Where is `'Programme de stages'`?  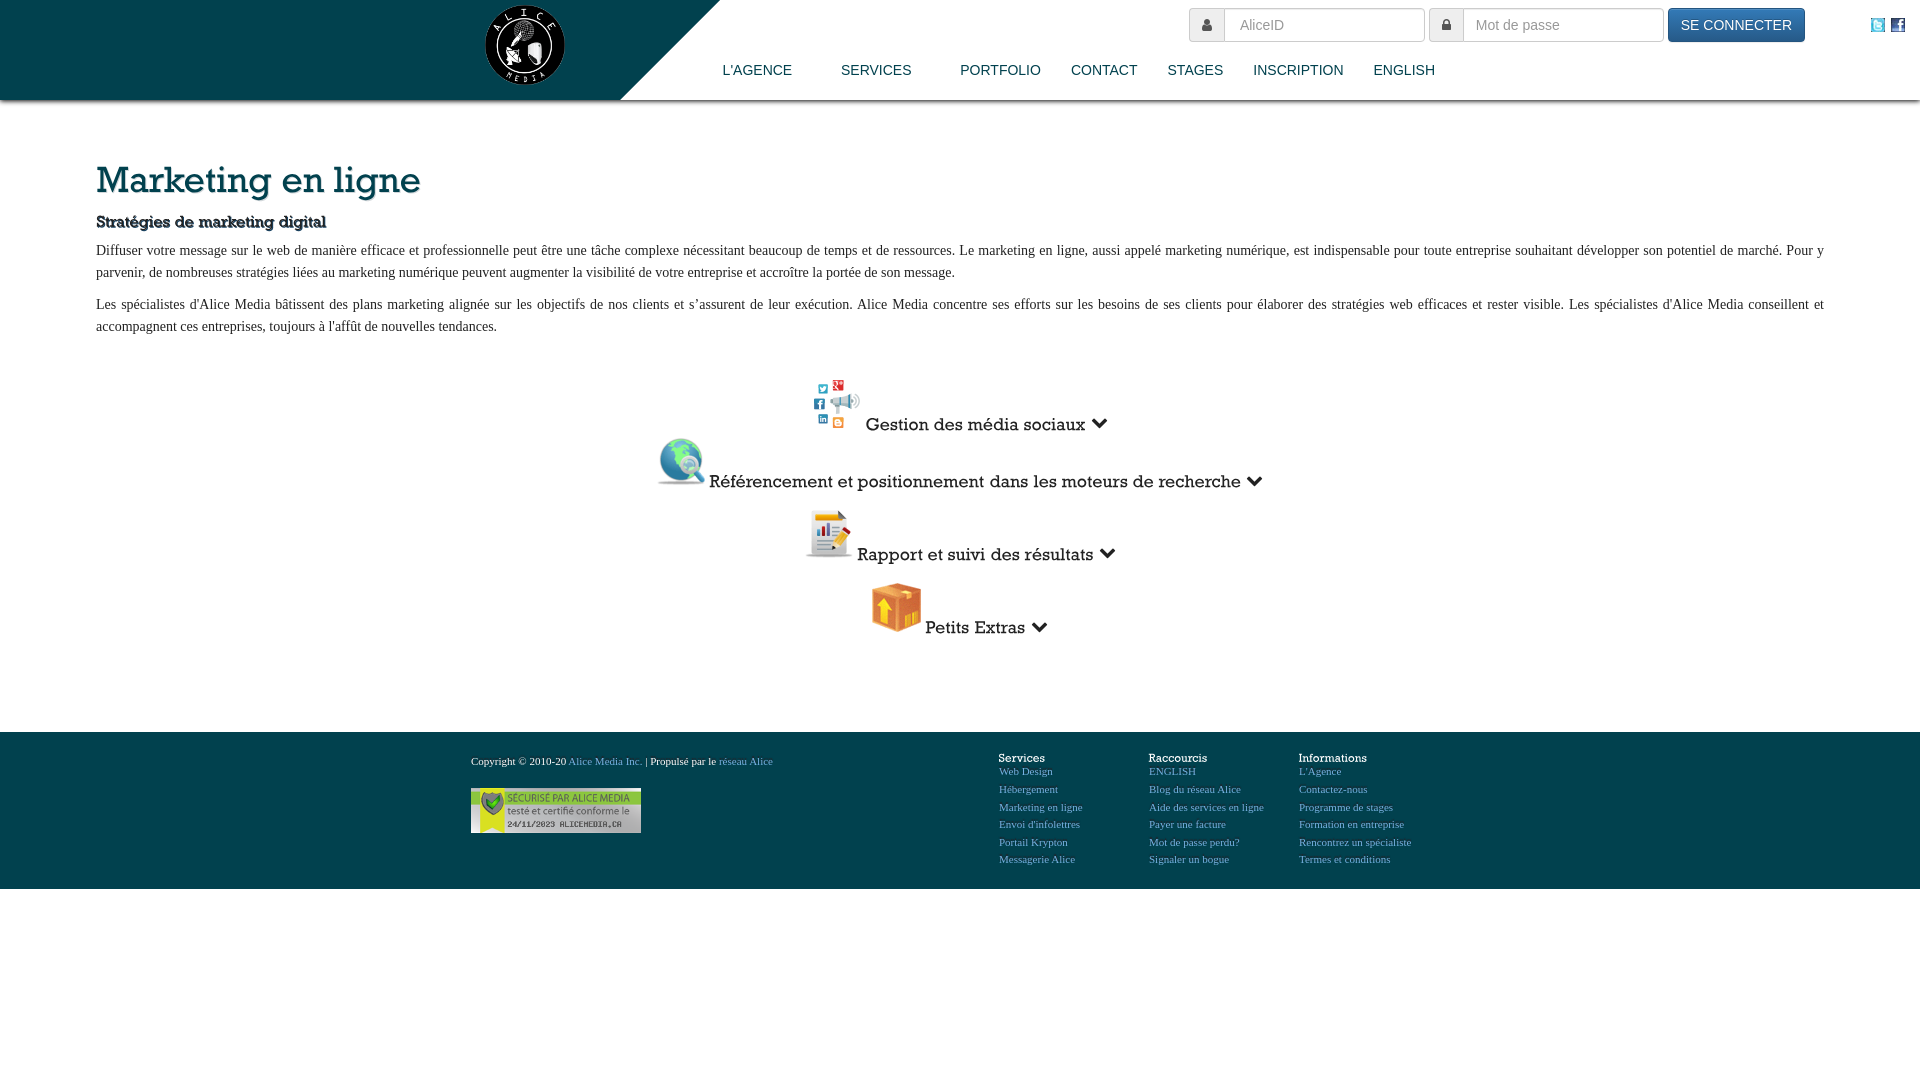 'Programme de stages' is located at coordinates (1345, 805).